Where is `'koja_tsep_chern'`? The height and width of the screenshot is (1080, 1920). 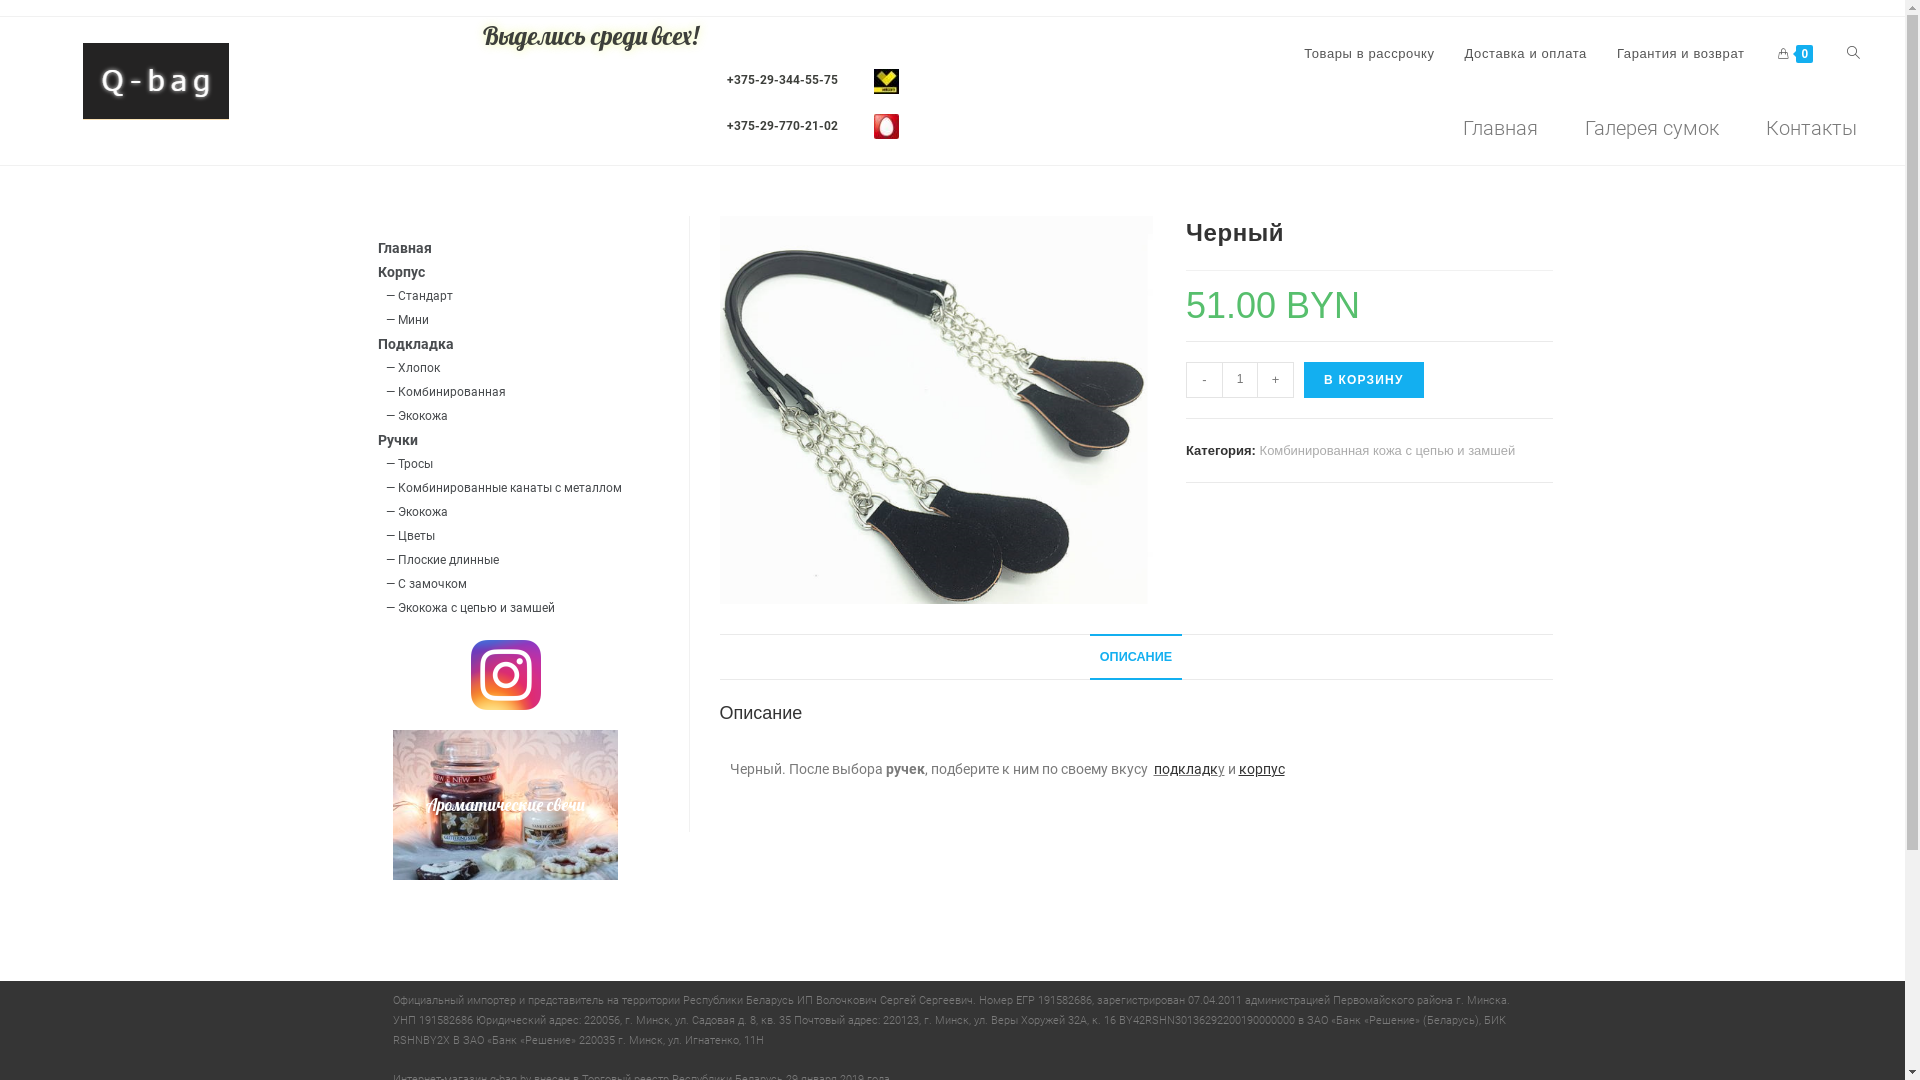 'koja_tsep_chern' is located at coordinates (935, 408).